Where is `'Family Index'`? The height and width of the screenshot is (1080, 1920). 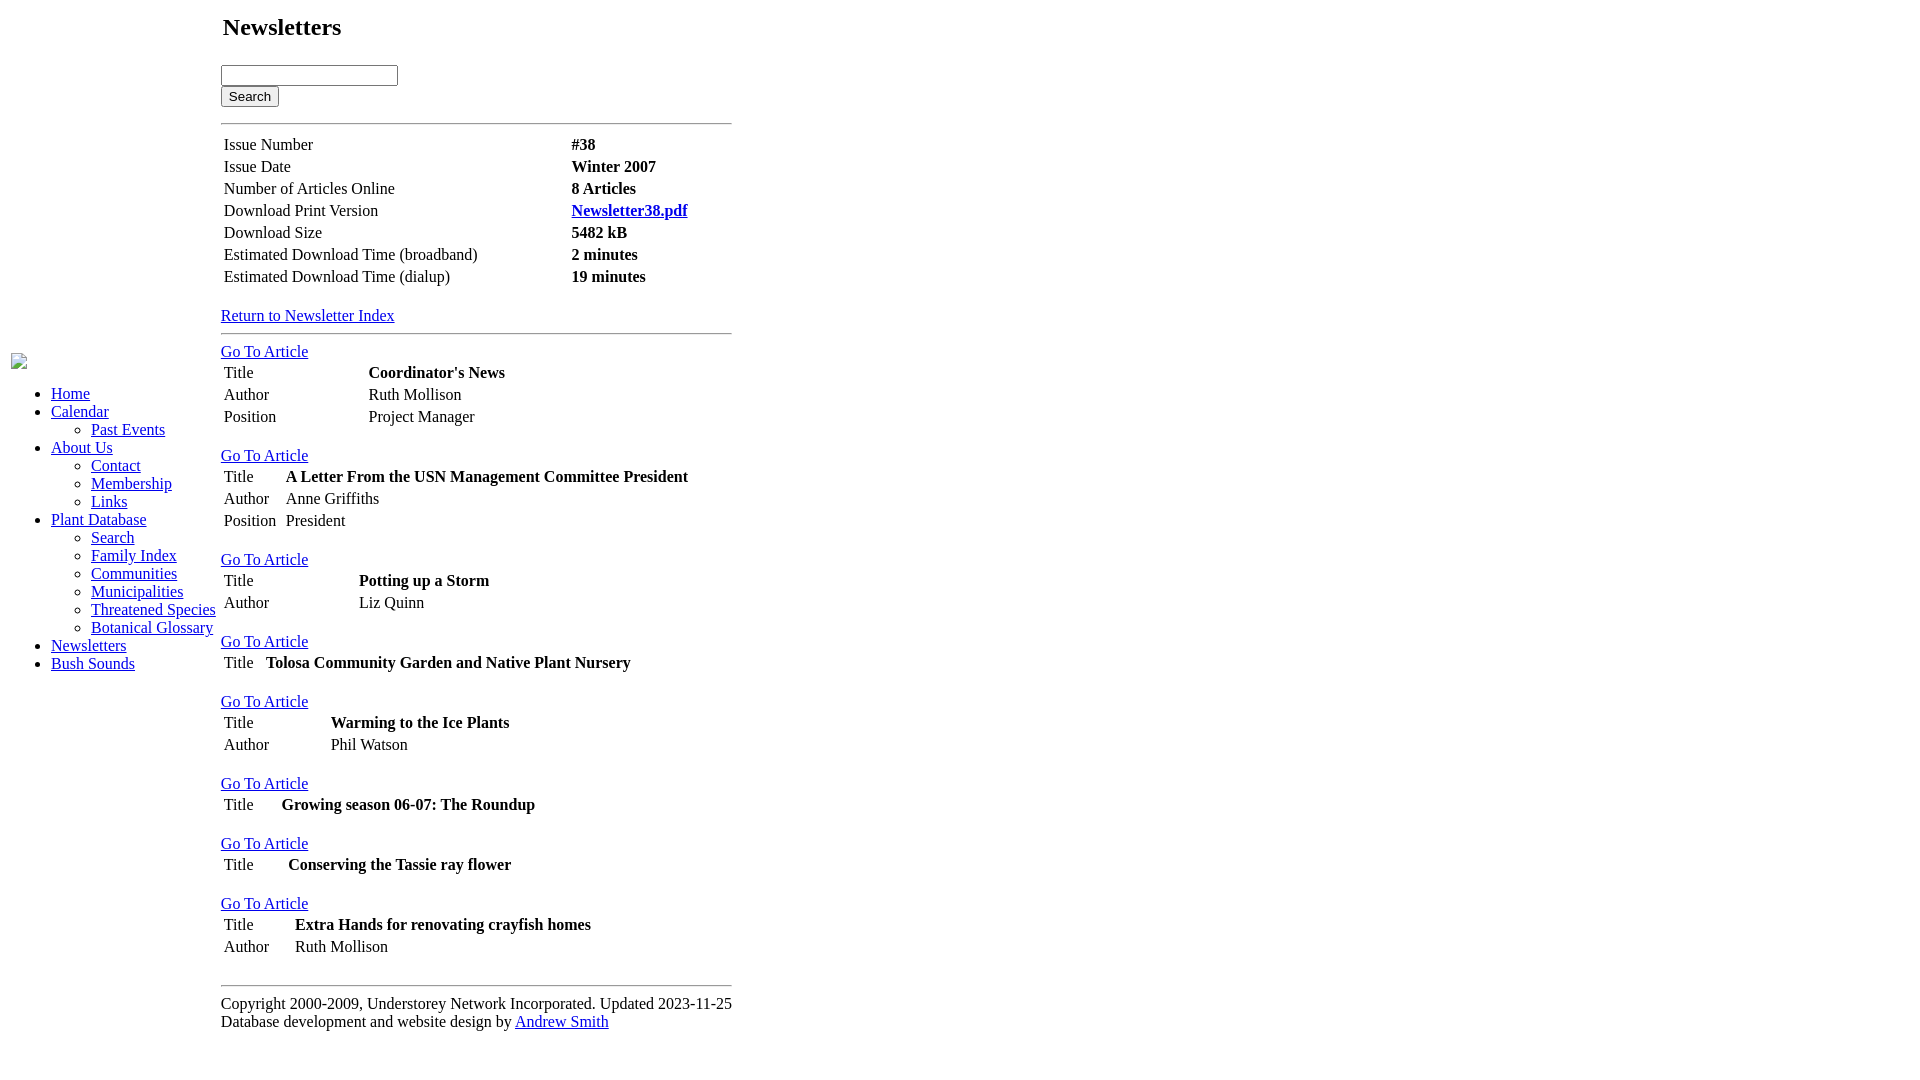
'Family Index' is located at coordinates (133, 555).